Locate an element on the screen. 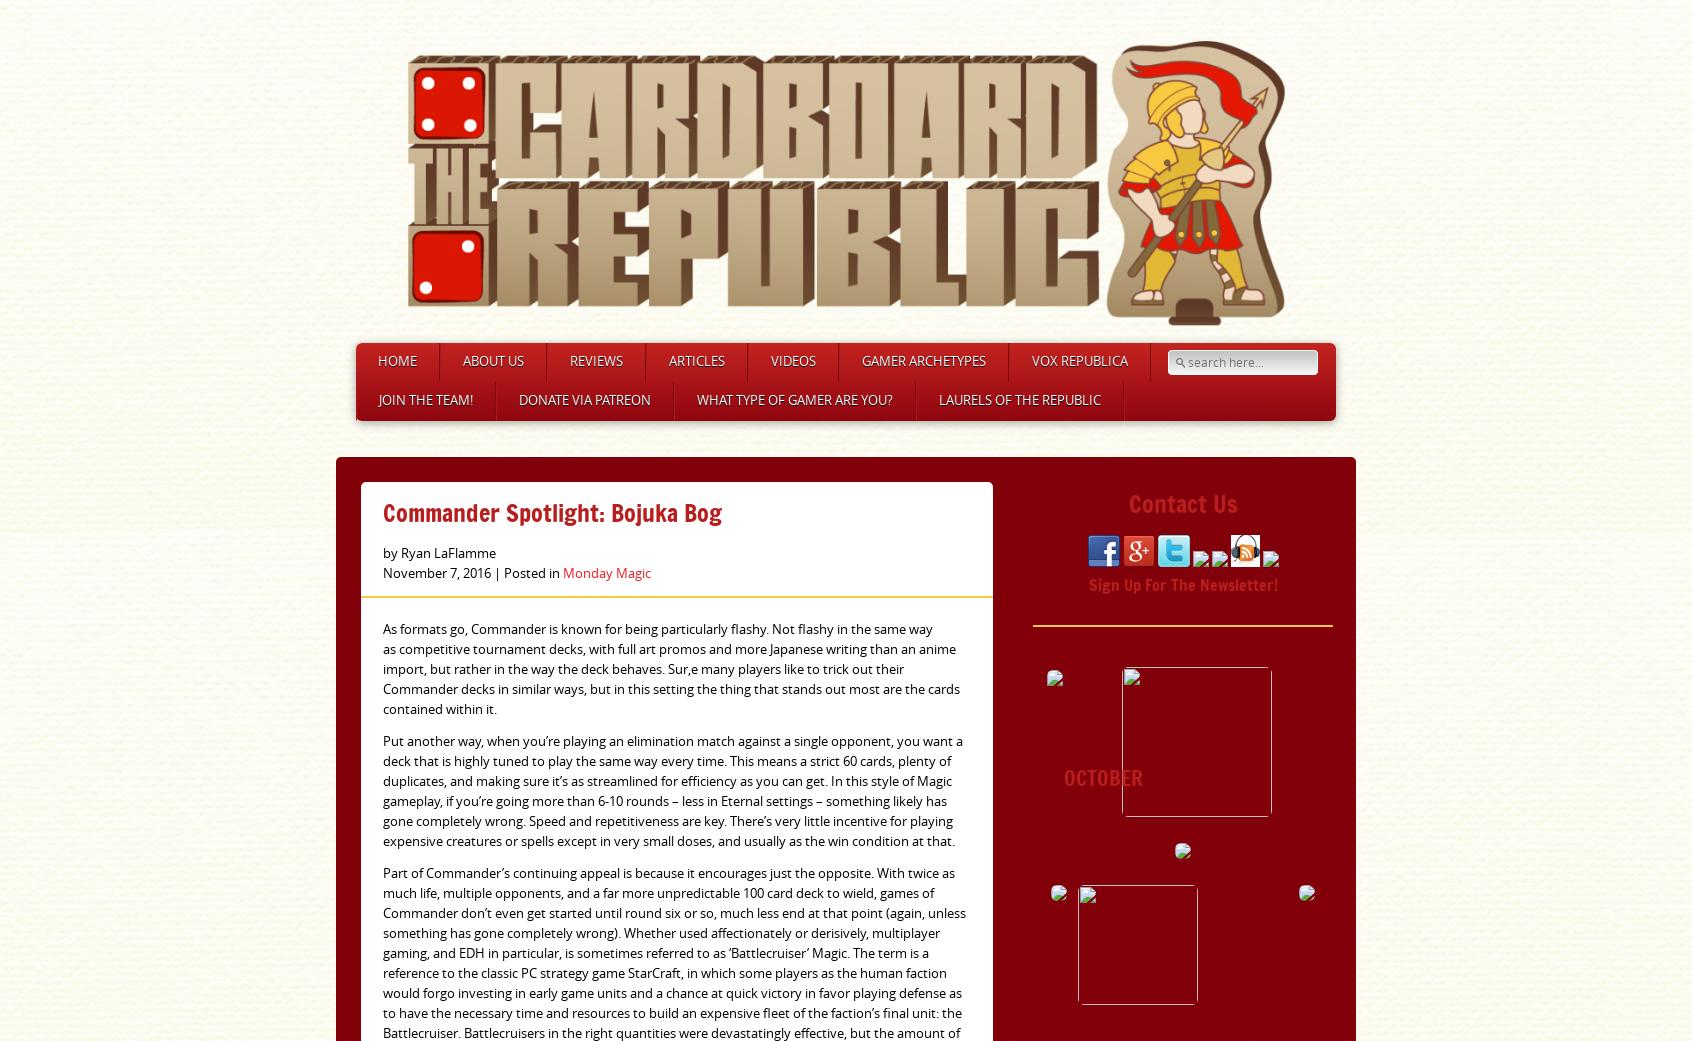 The image size is (1692, 1041). 'Home' is located at coordinates (397, 361).